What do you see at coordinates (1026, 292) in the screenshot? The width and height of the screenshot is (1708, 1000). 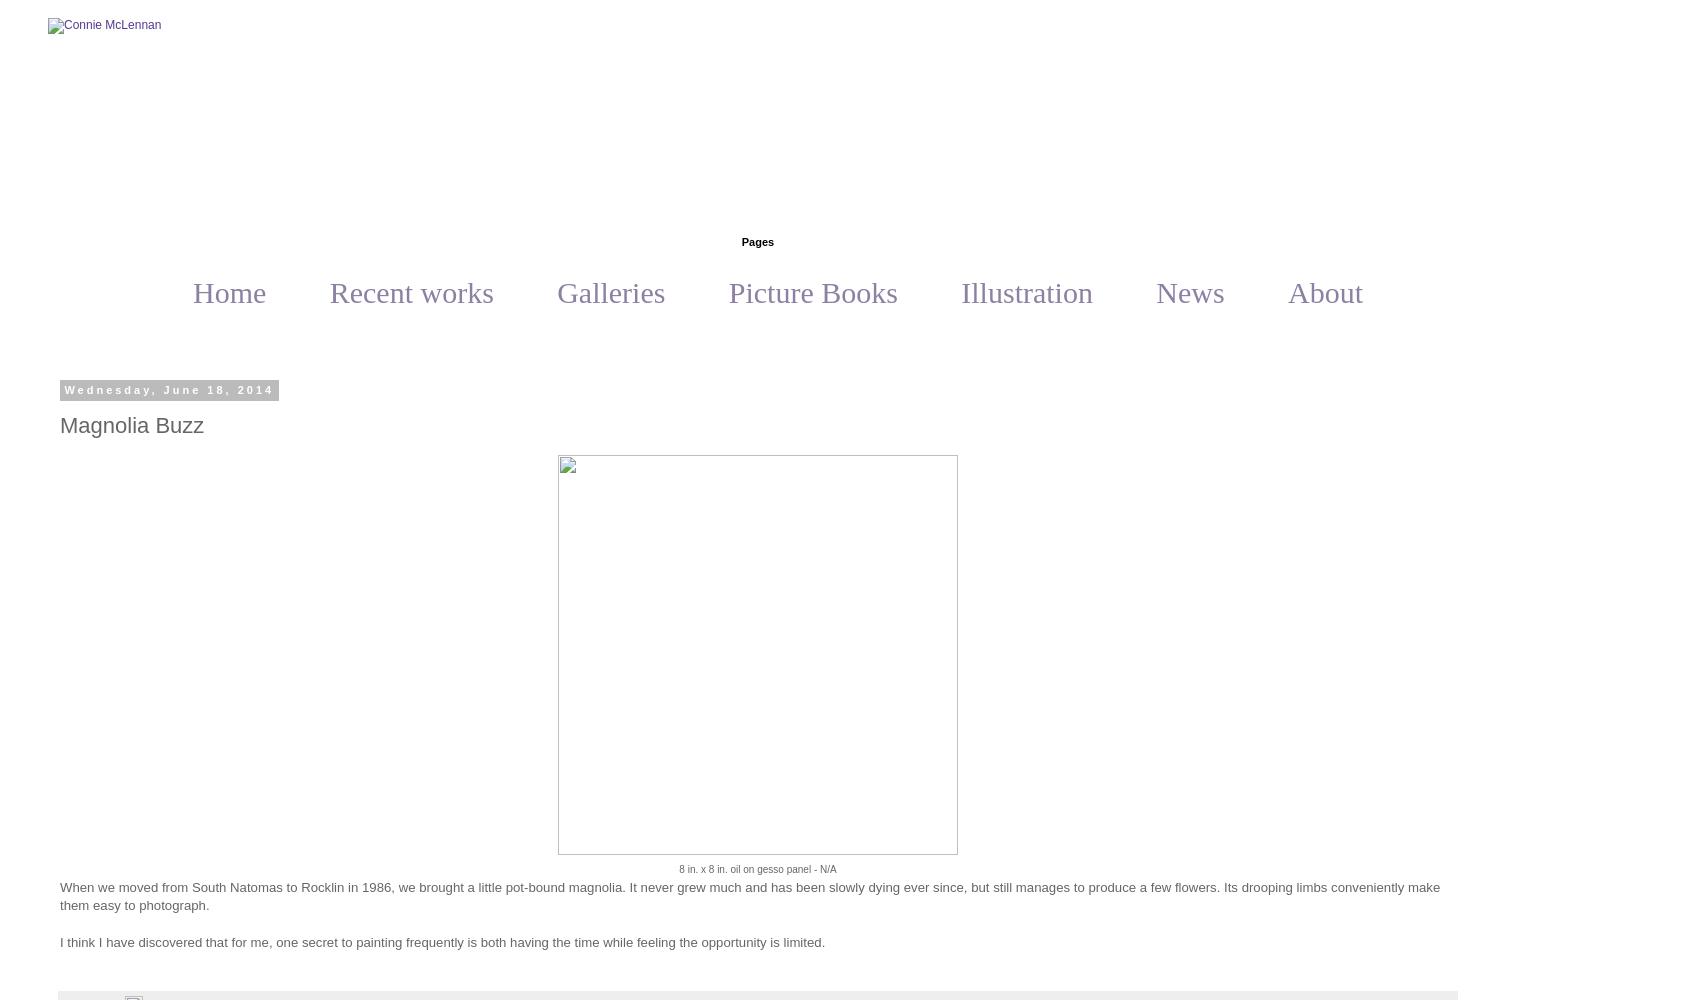 I see `'Illustration'` at bounding box center [1026, 292].